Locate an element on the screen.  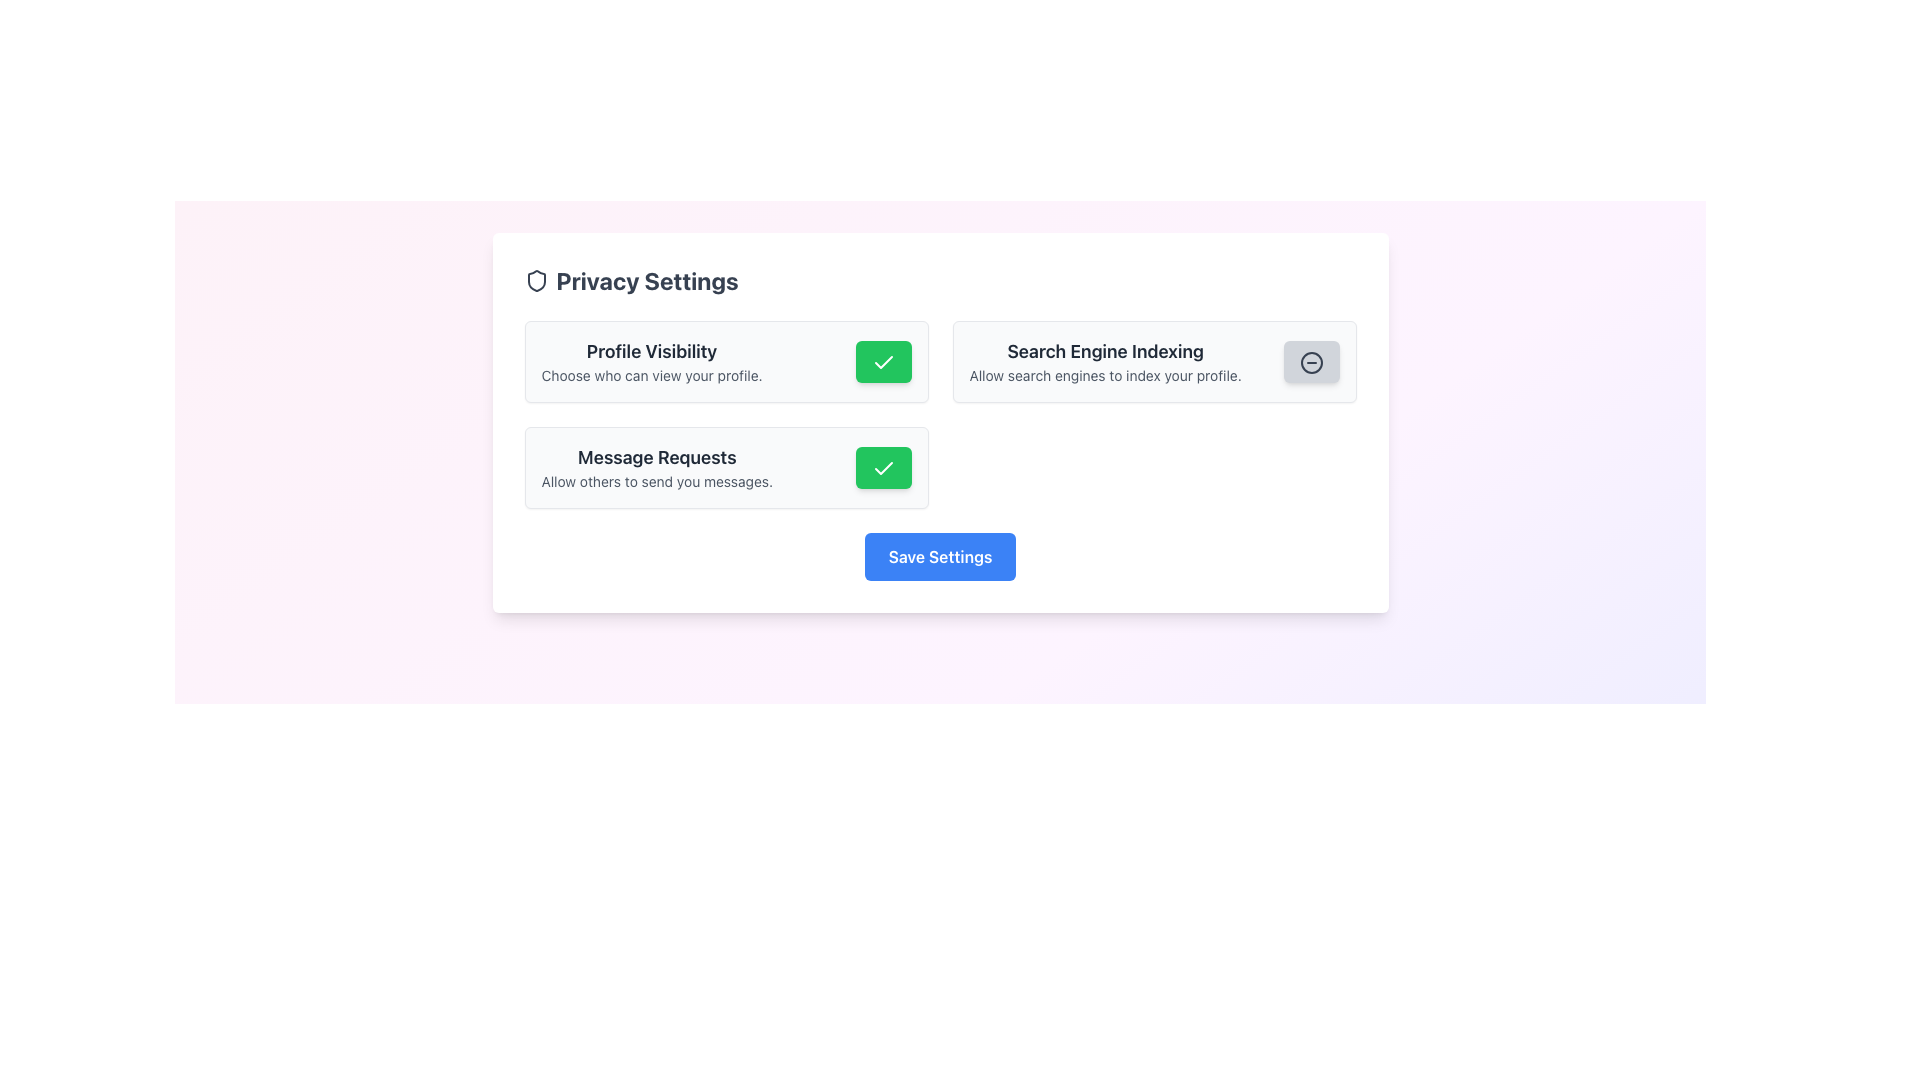
the toggle button for profile visibility, located to the right of 'Choose who can view your profile', to observe a visual transition effect is located at coordinates (882, 362).